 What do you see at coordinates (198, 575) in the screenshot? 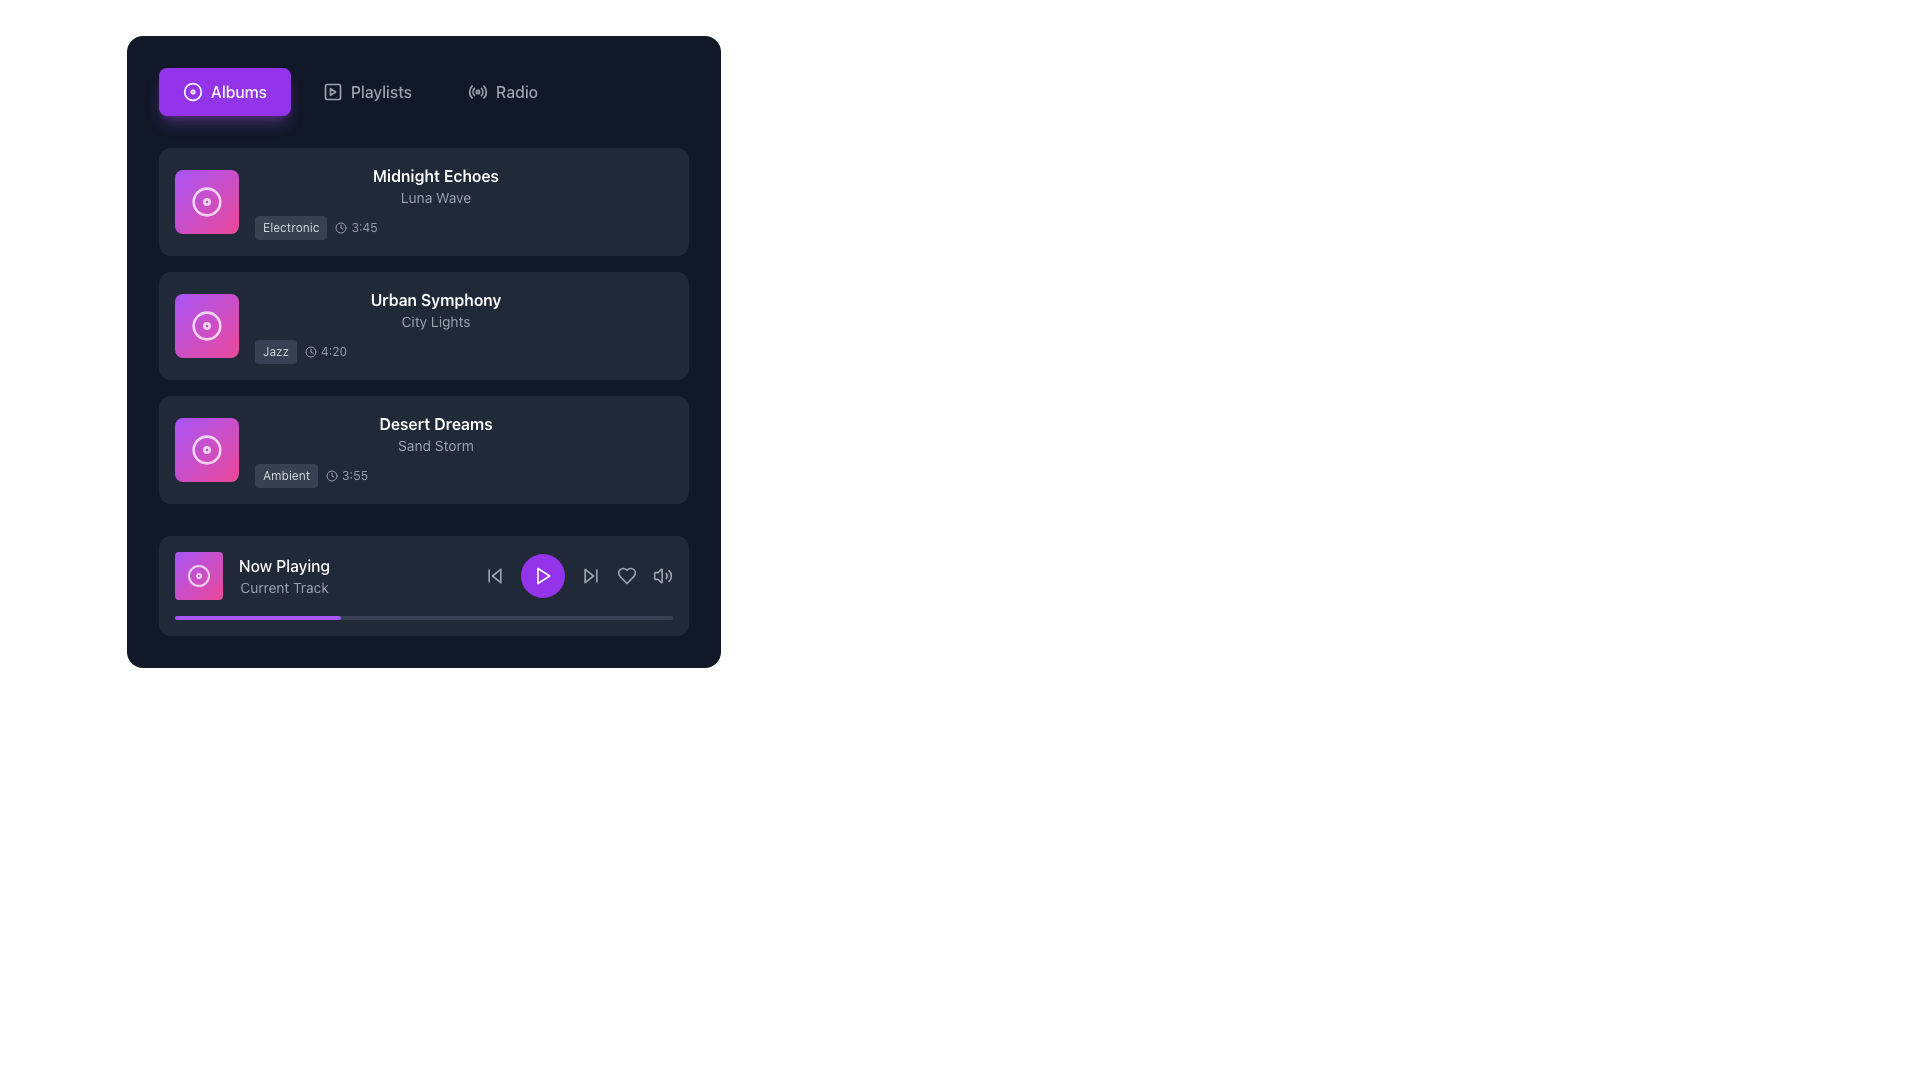
I see `the icon representing the currently playing track, located in the bottom-most row to the left of the text 'Now Playing' and 'Current Track'` at bounding box center [198, 575].